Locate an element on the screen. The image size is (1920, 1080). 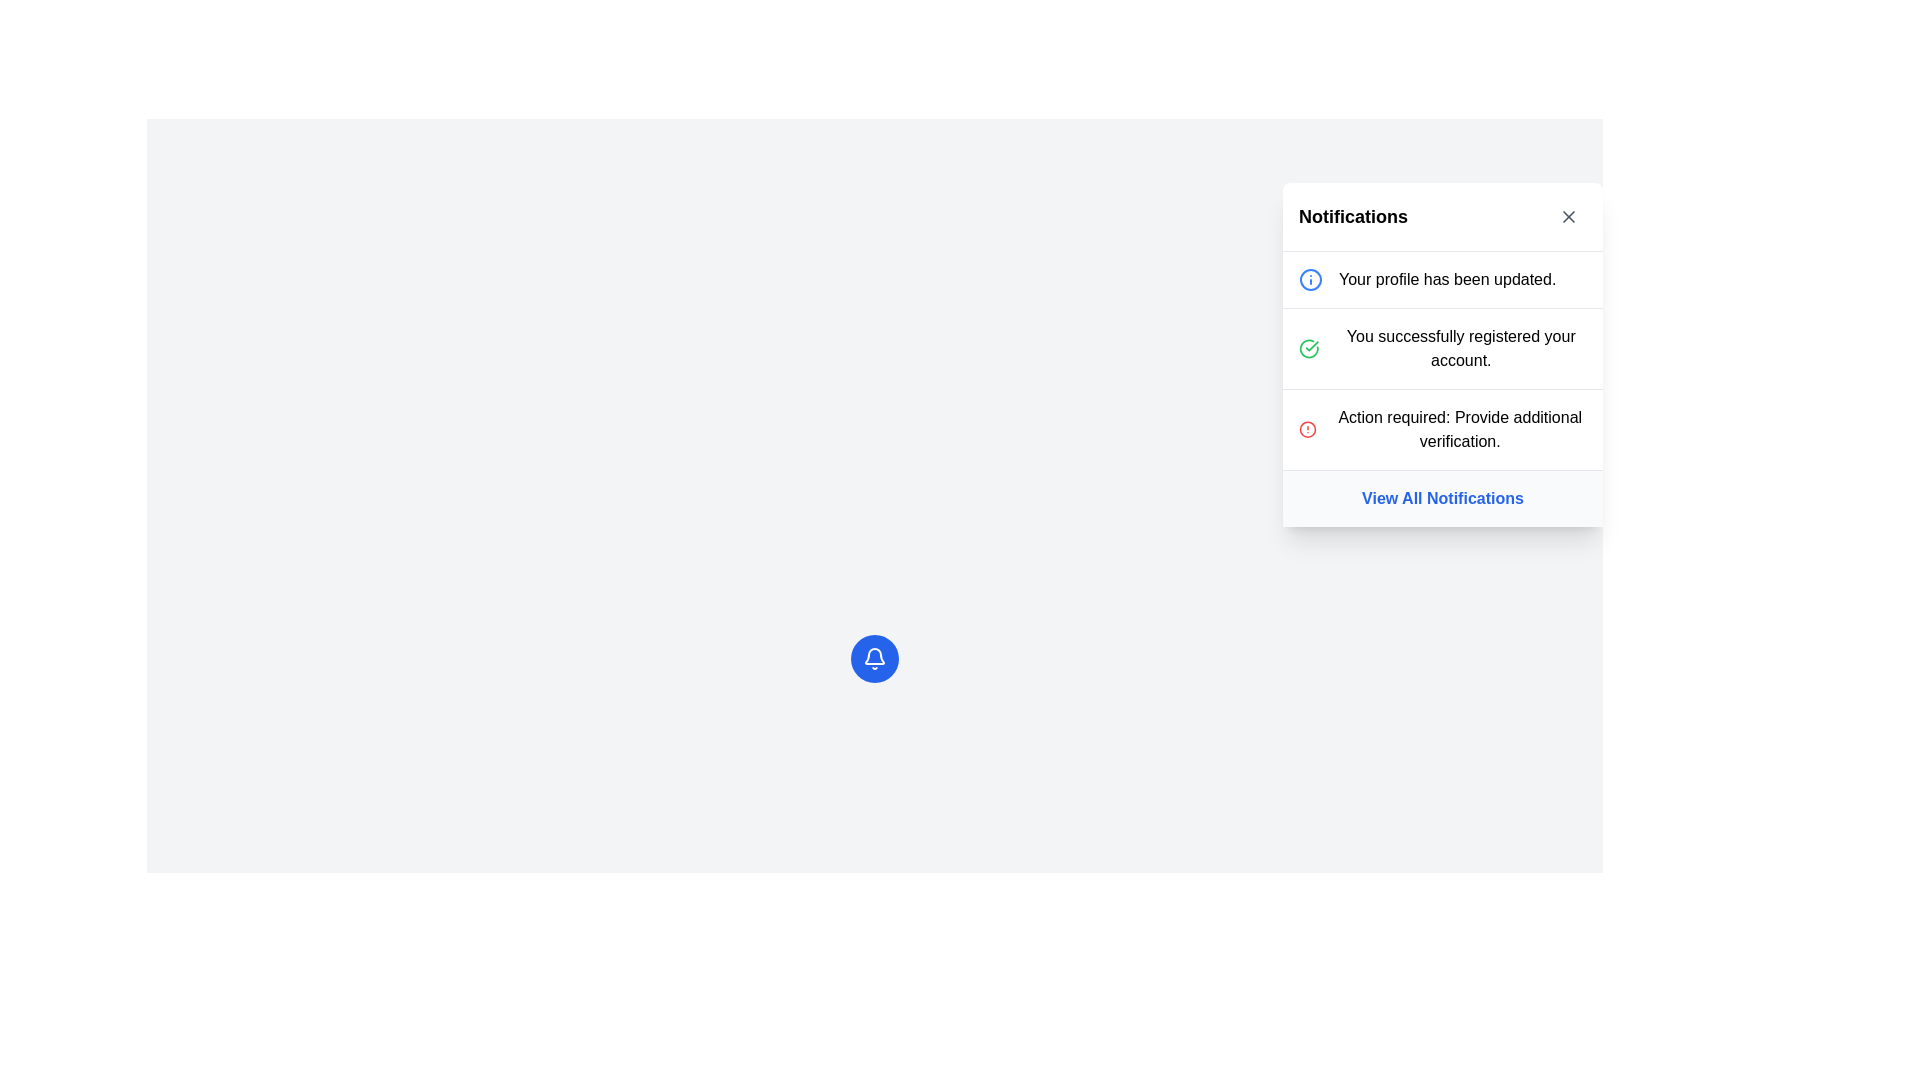
the navigational link at the bottom of the notifications panel is located at coordinates (1443, 496).